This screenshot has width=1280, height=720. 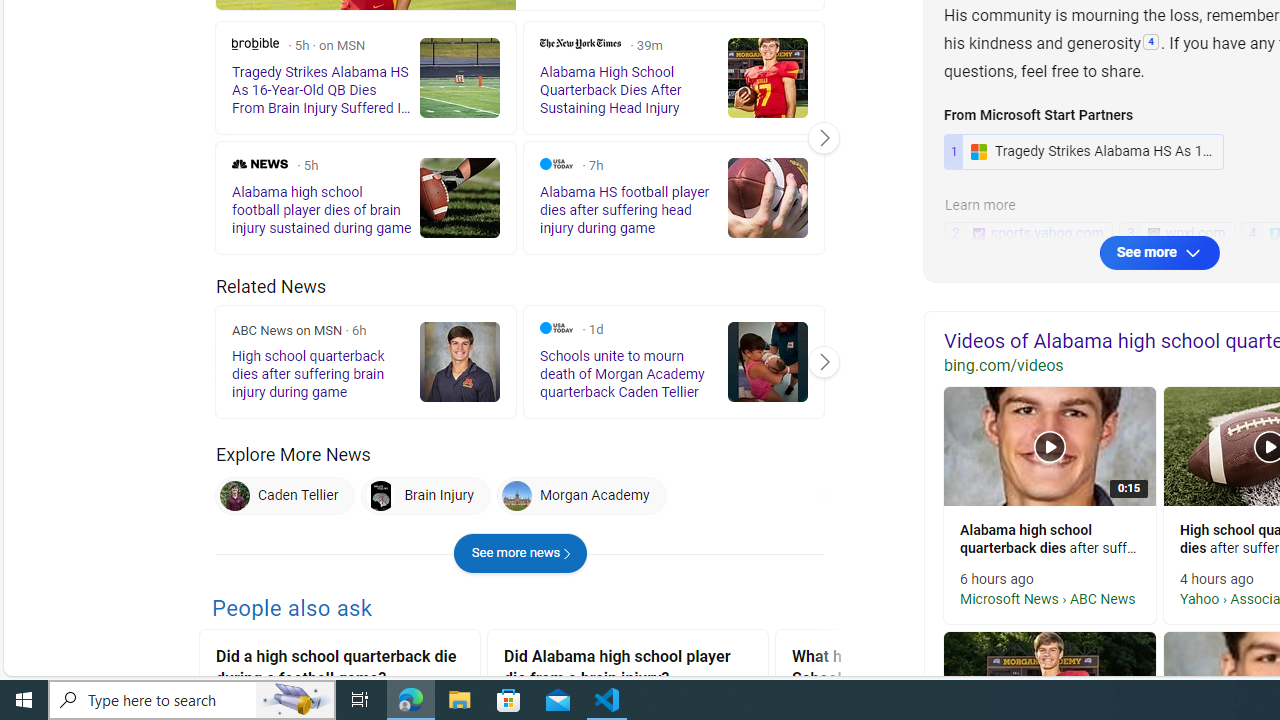 I want to click on 'Morgan Academy', so click(x=516, y=495).